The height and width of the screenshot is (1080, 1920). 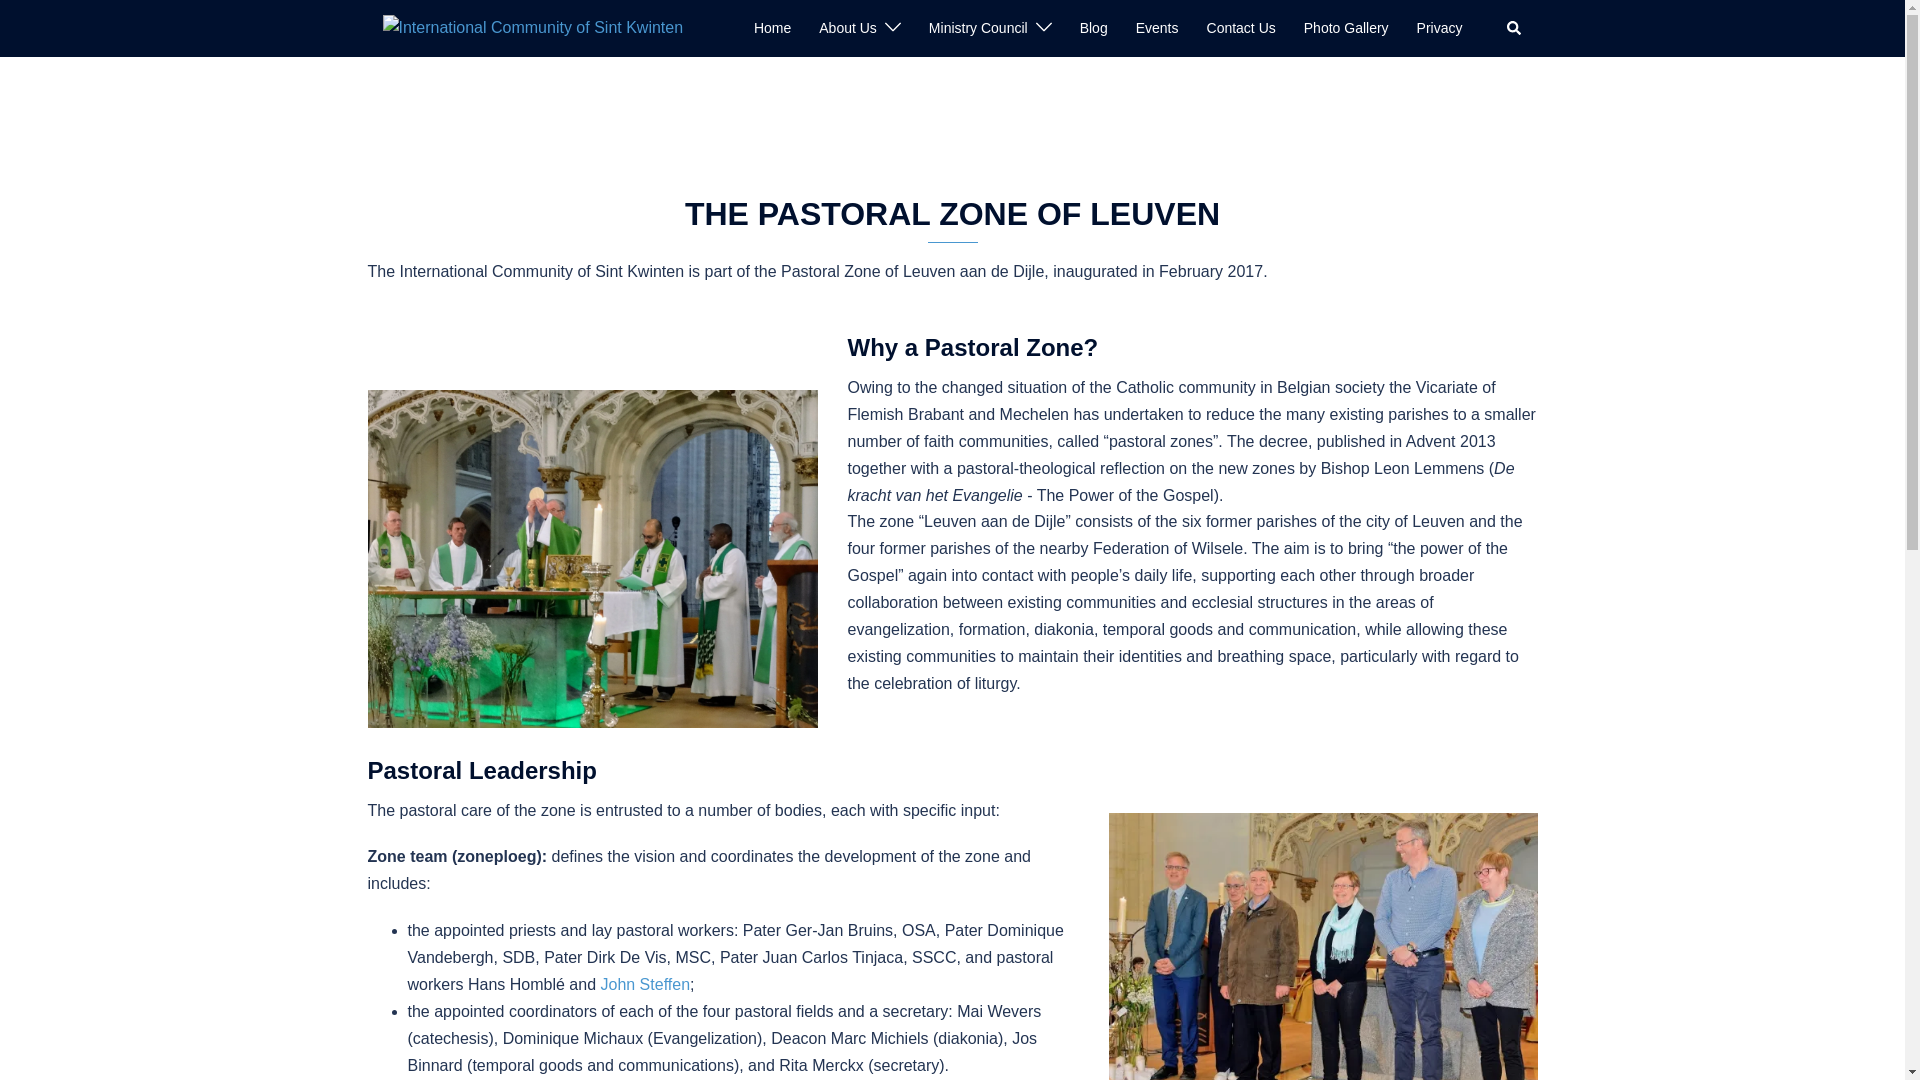 What do you see at coordinates (771, 29) in the screenshot?
I see `'Home'` at bounding box center [771, 29].